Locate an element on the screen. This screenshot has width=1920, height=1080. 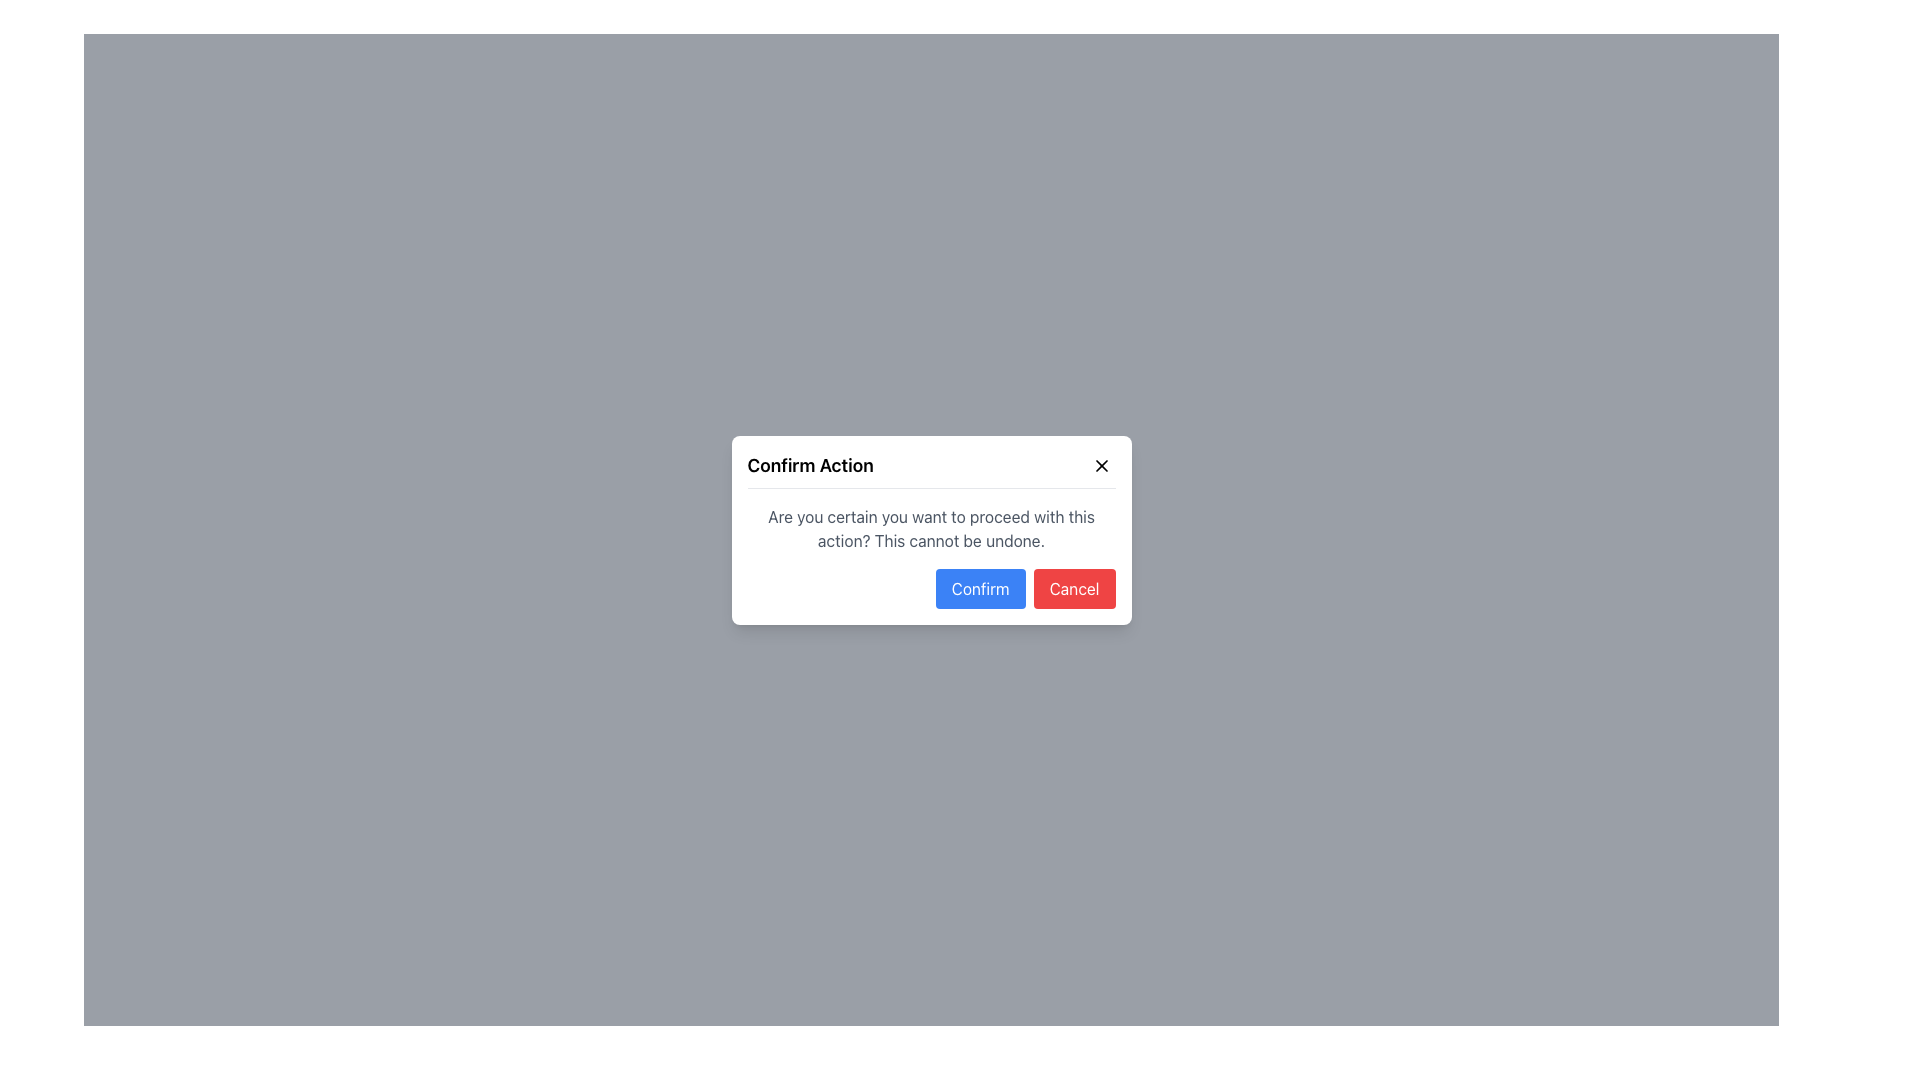
the cancel button located at the bottom-right of the dialog box is located at coordinates (1073, 587).